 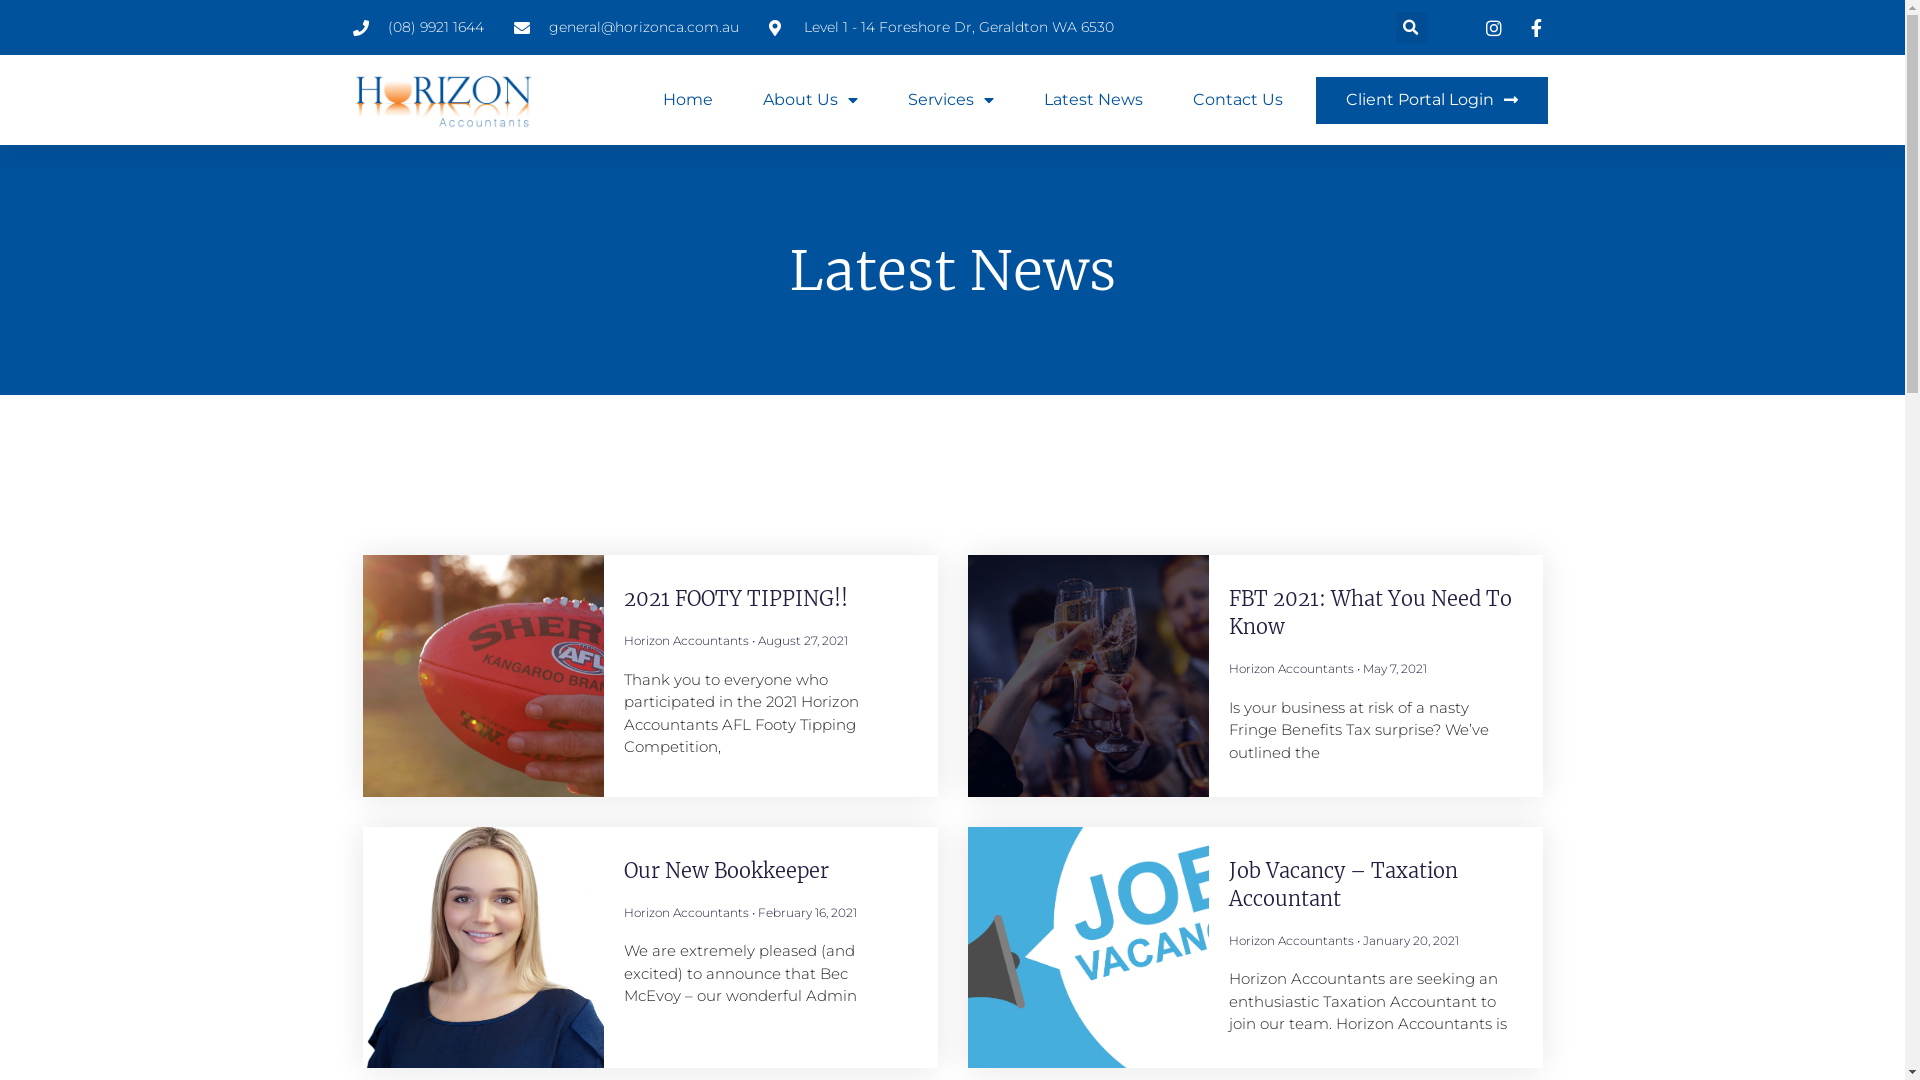 What do you see at coordinates (351, 27) in the screenshot?
I see `'(08) 9921 1644'` at bounding box center [351, 27].